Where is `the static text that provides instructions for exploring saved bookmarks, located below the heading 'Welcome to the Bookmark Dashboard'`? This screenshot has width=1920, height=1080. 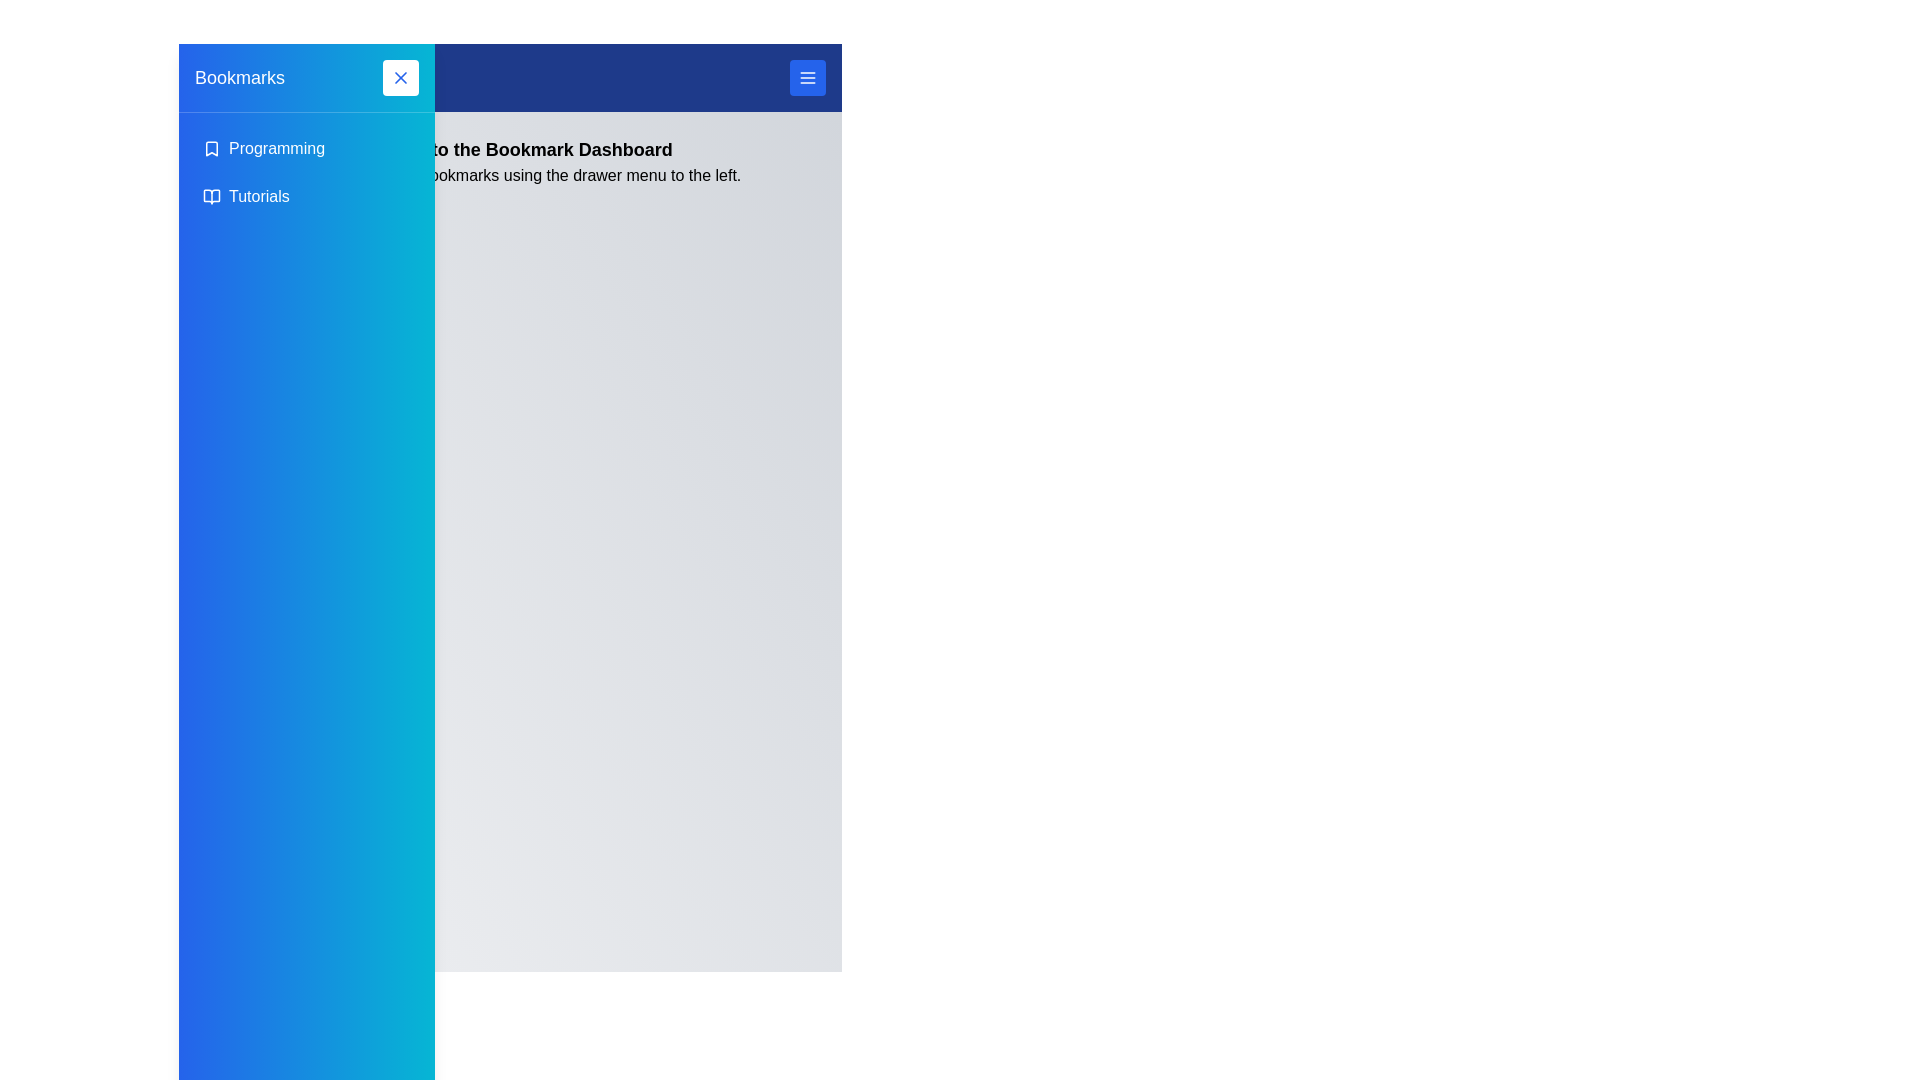
the static text that provides instructions for exploring saved bookmarks, located below the heading 'Welcome to the Bookmark Dashboard' is located at coordinates (510, 175).